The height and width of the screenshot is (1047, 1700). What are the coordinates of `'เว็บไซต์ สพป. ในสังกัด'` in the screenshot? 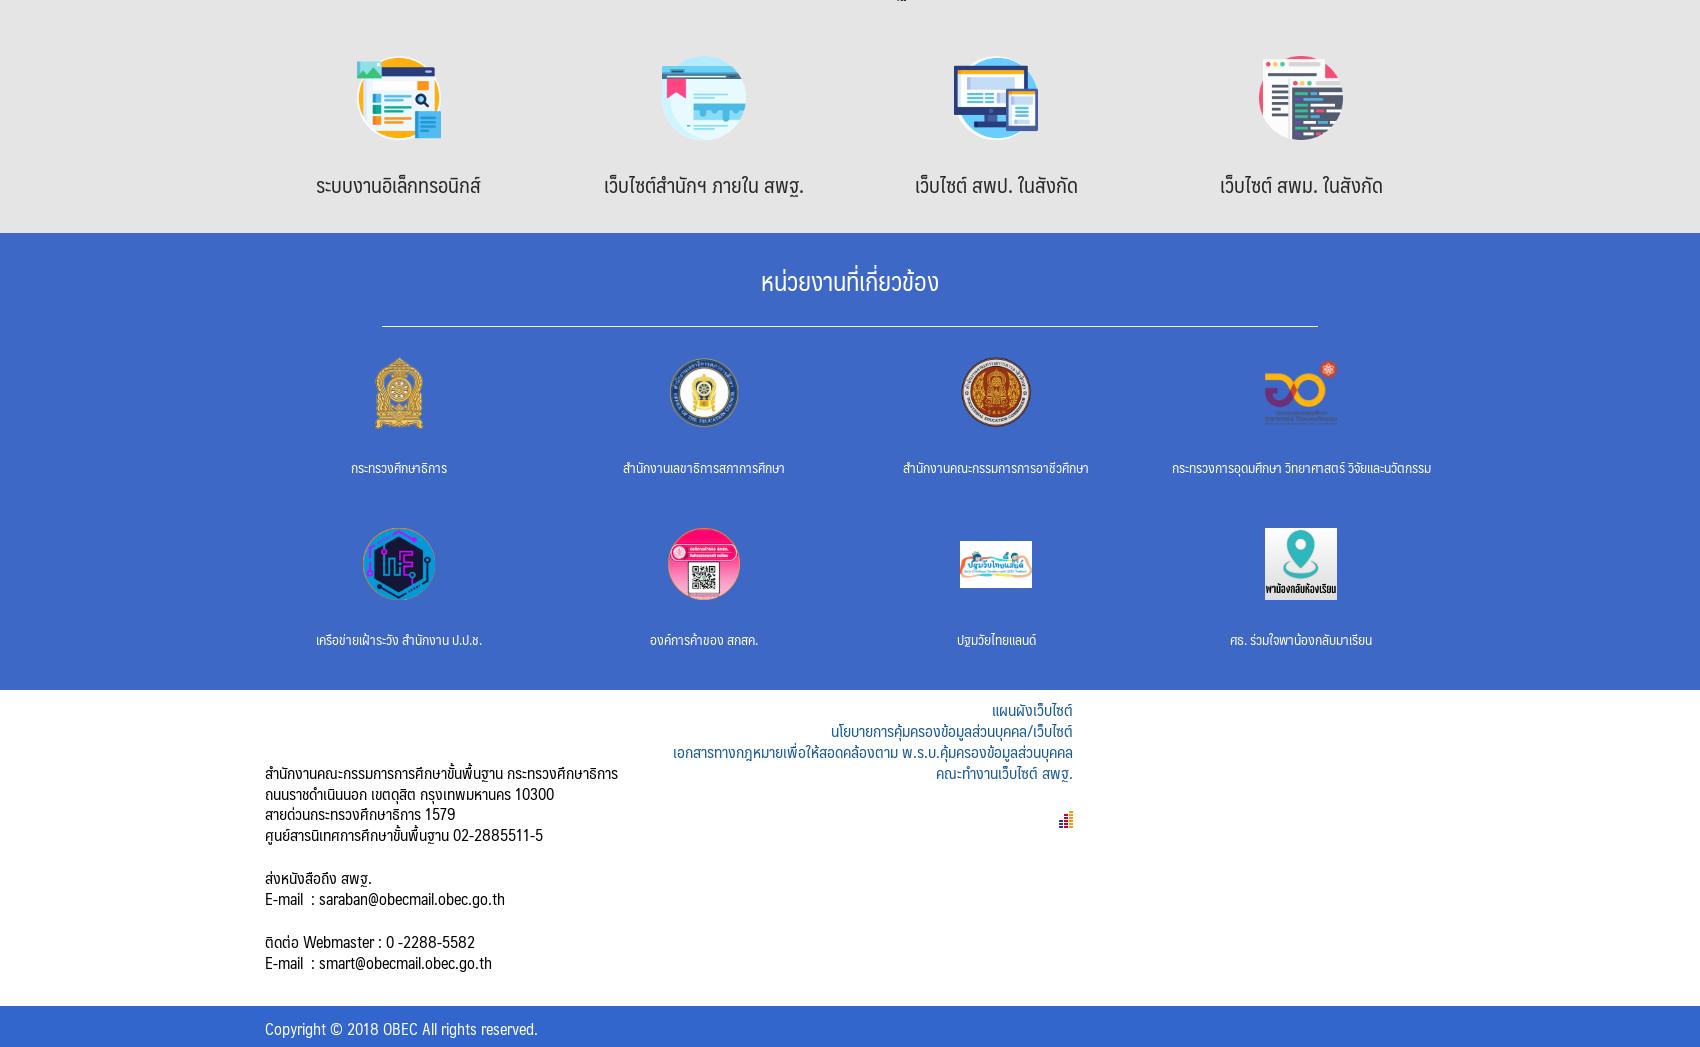 It's located at (994, 183).